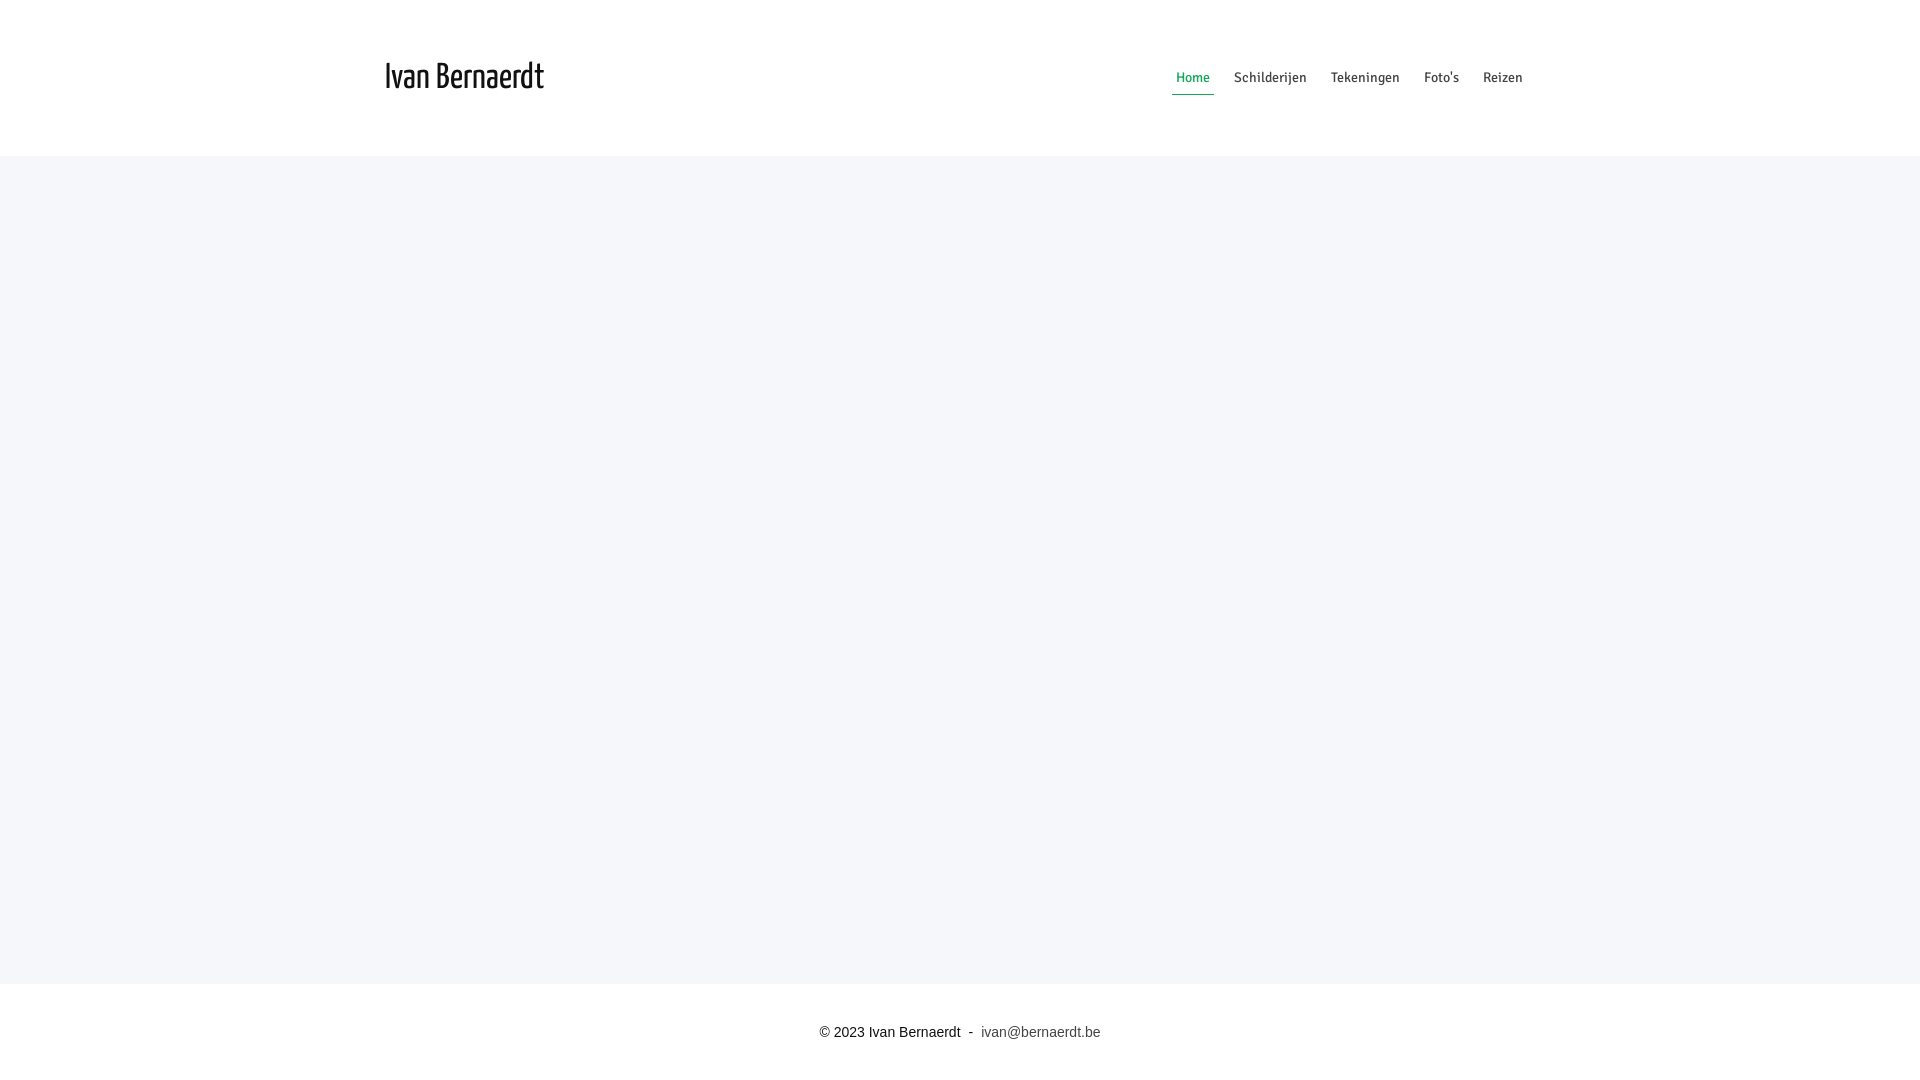 The width and height of the screenshot is (1920, 1080). I want to click on 'ivan@bernaerdt.be', so click(1040, 1032).